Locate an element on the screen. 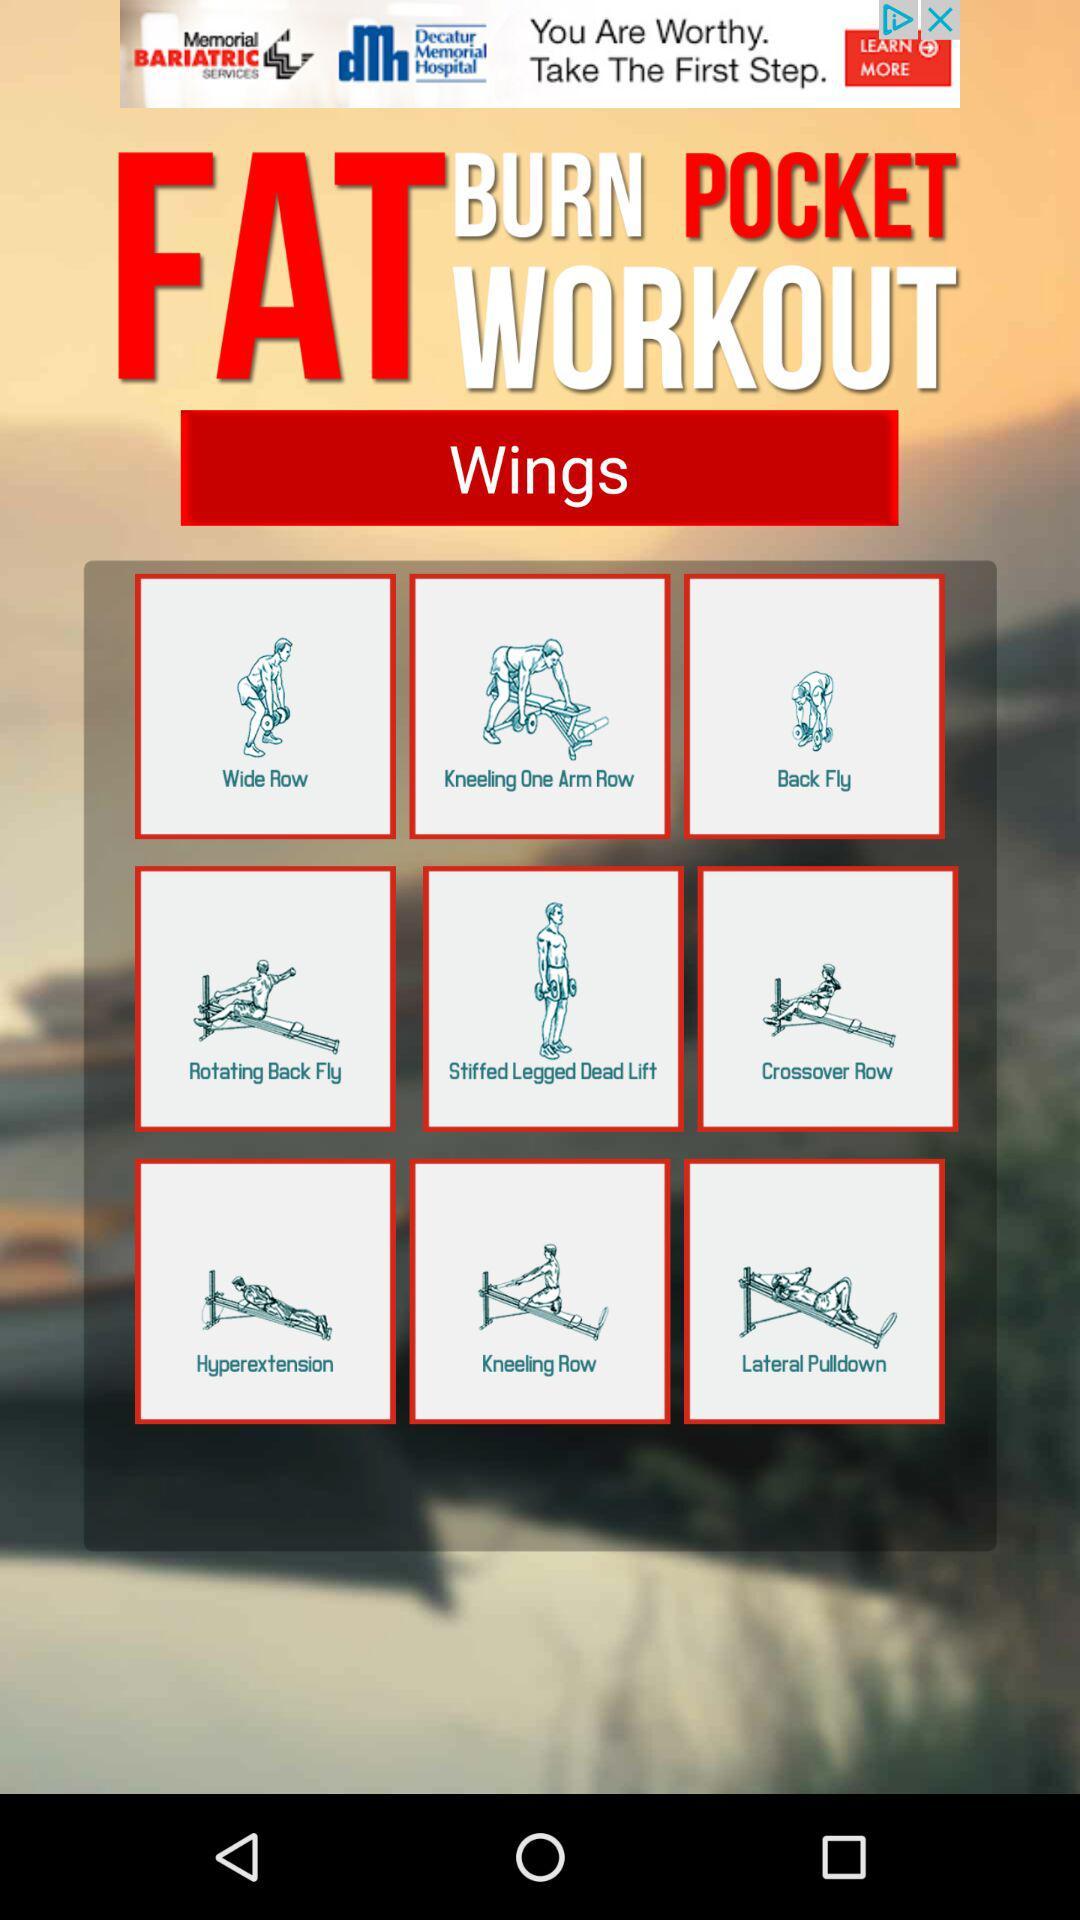 The width and height of the screenshot is (1080, 1920). open menu is located at coordinates (814, 1291).